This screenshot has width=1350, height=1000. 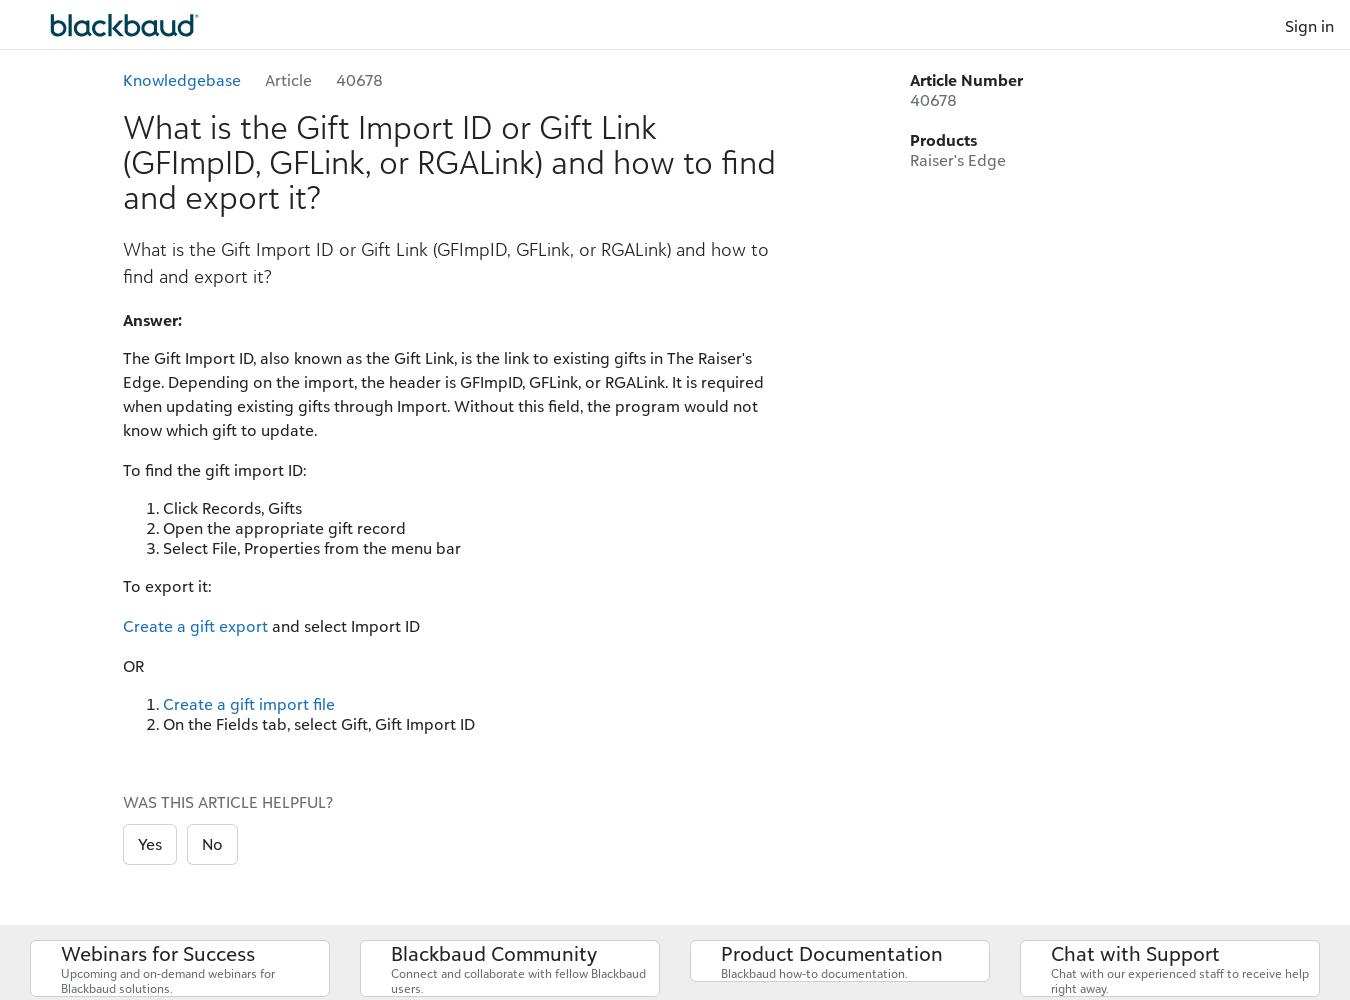 I want to click on 'Blackbaud how-to documentation.', so click(x=720, y=972).